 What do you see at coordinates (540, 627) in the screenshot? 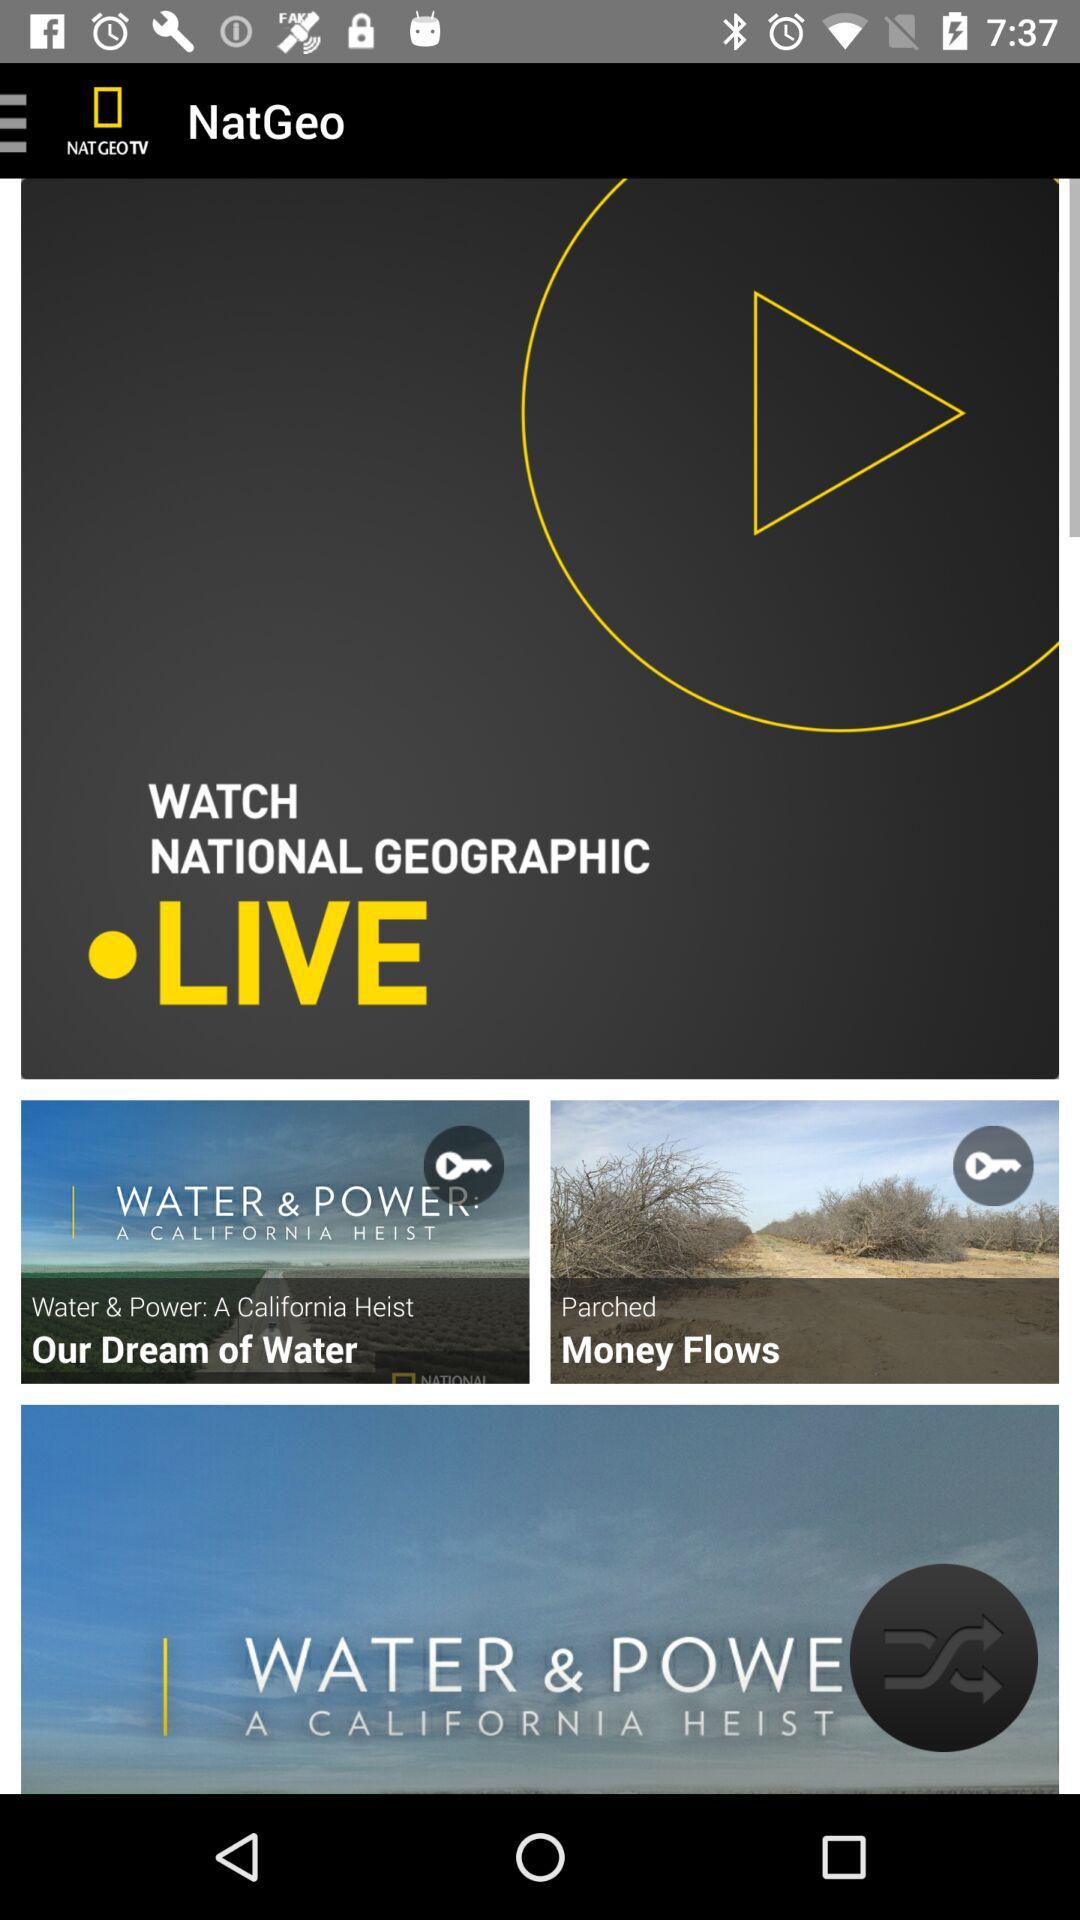
I see `main video area` at bounding box center [540, 627].